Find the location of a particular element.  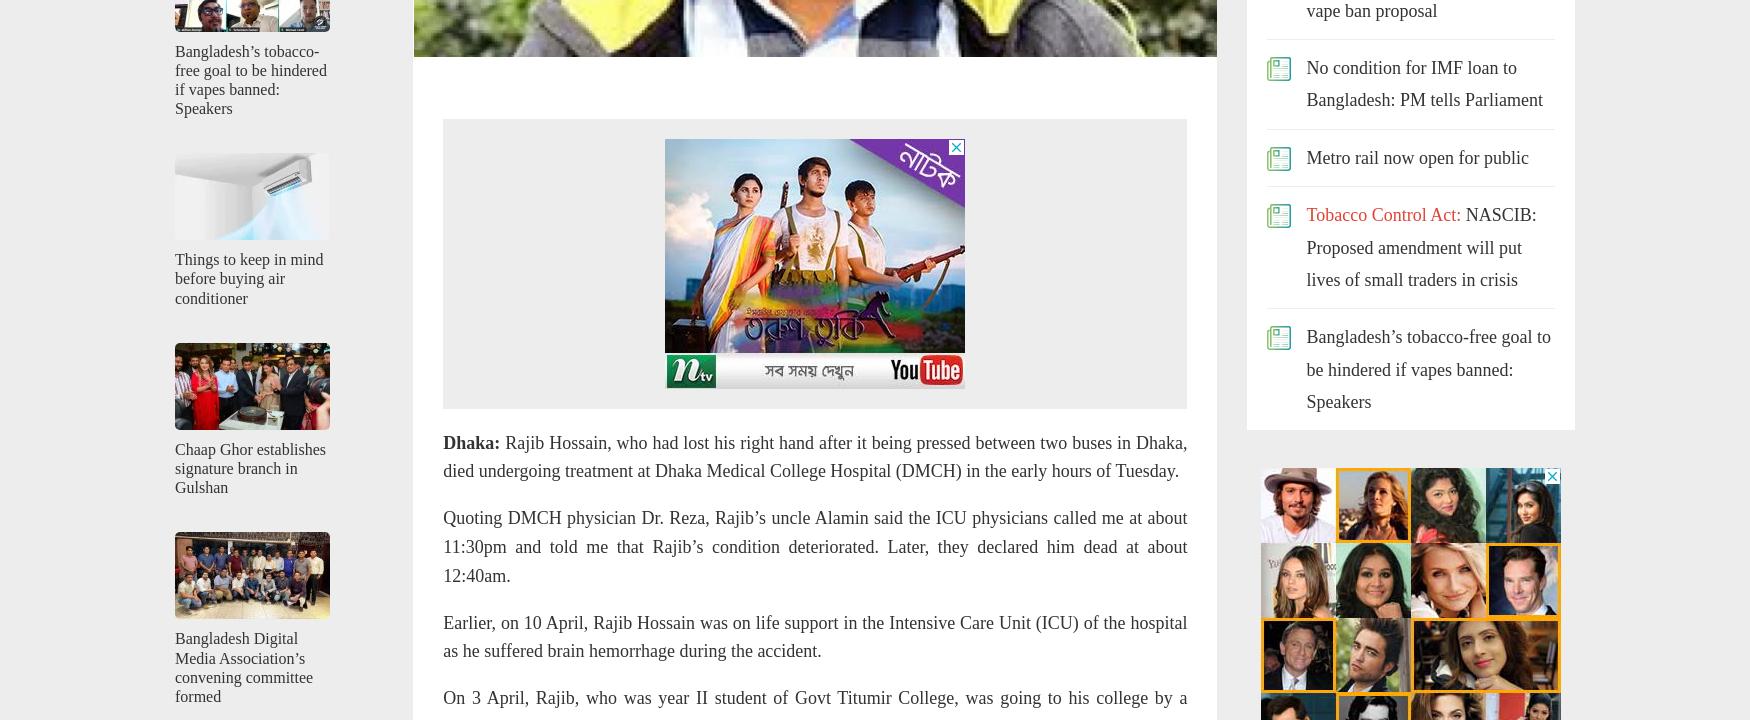

'Metro rail now open for public' is located at coordinates (1415, 156).